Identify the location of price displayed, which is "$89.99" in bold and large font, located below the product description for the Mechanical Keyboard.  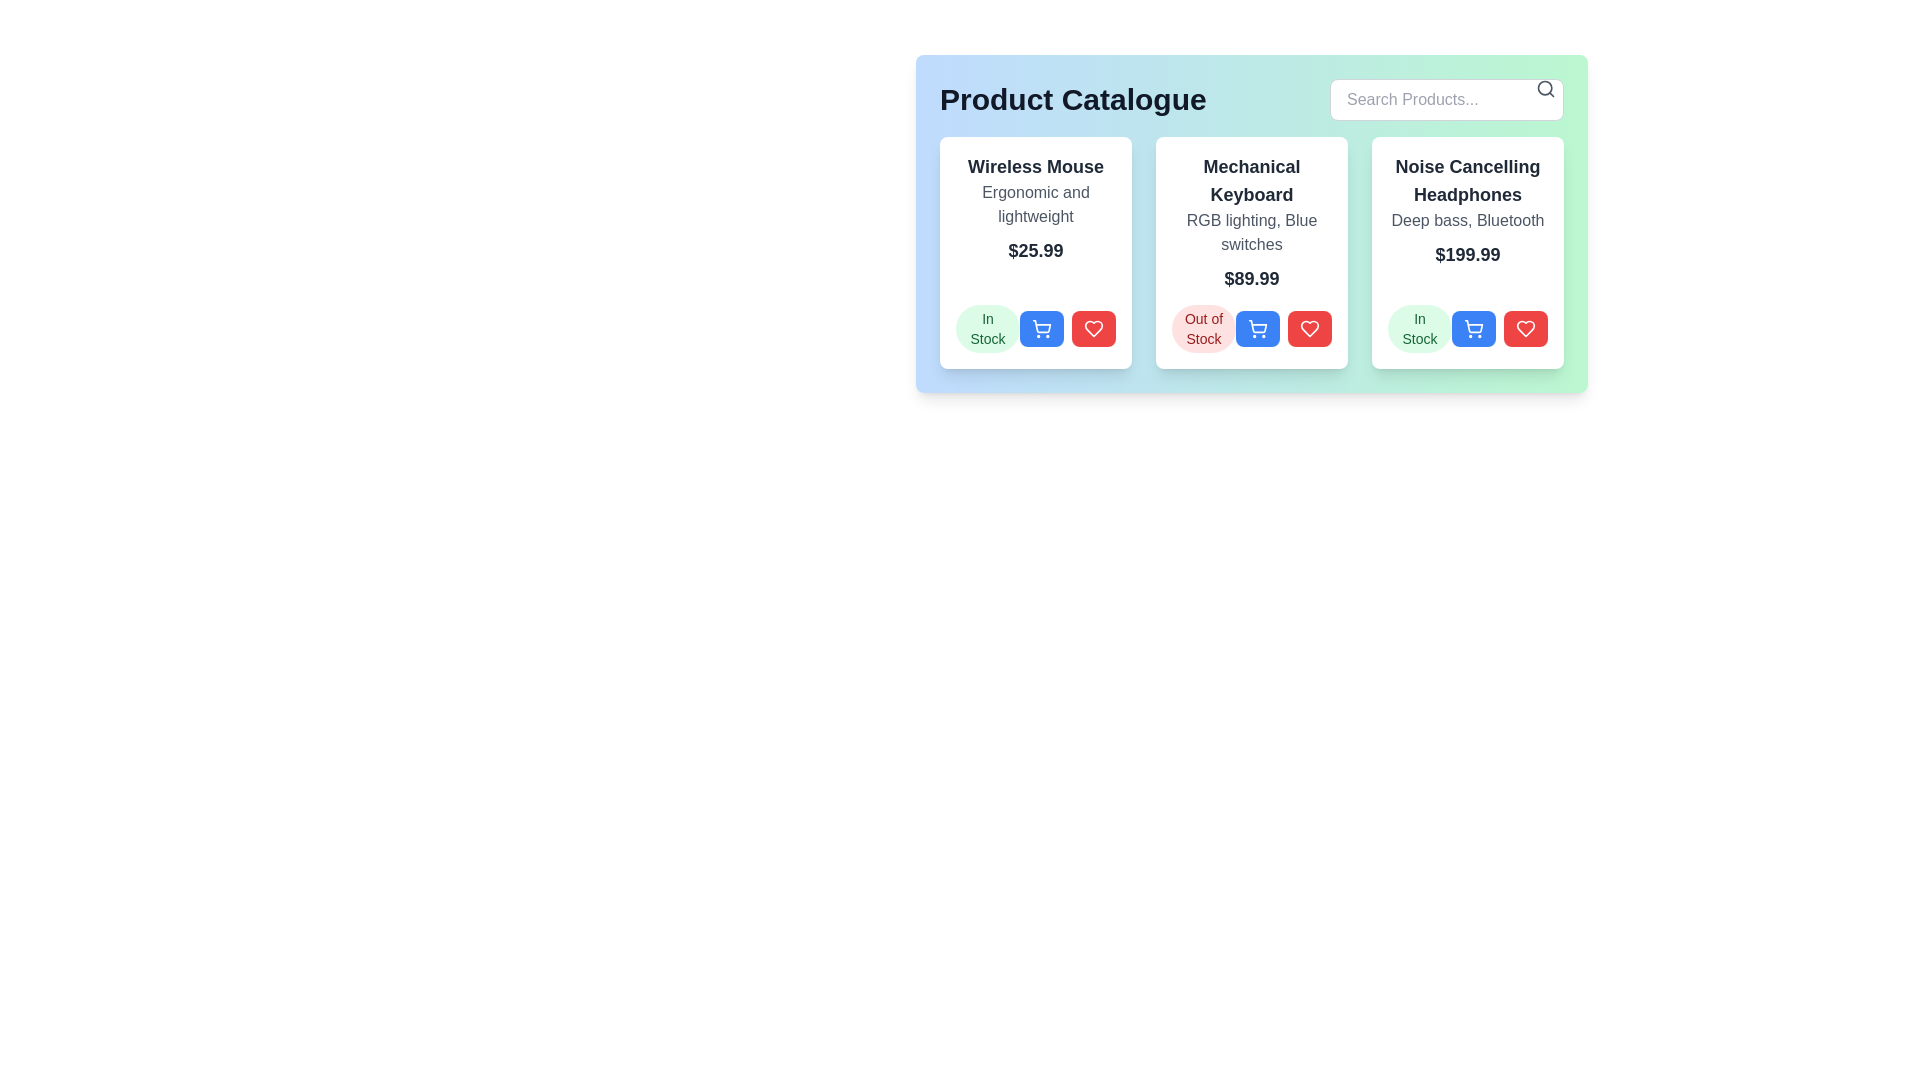
(1251, 278).